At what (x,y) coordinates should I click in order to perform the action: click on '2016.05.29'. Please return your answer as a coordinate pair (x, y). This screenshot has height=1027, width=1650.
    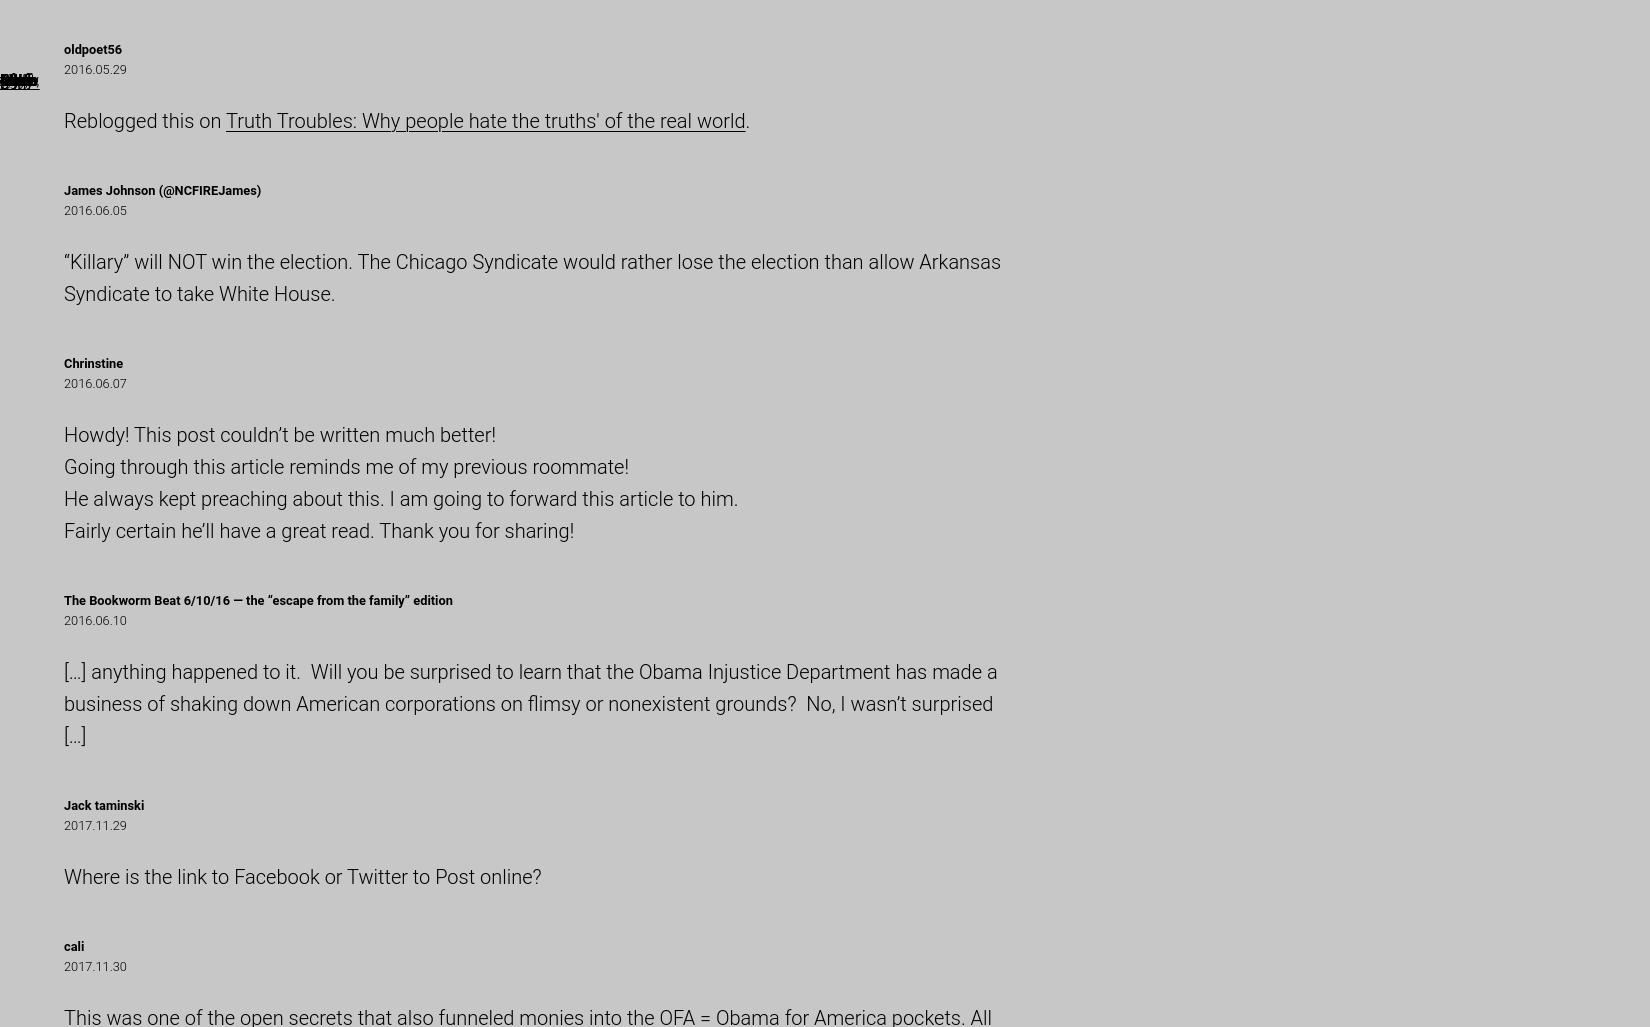
    Looking at the image, I should click on (64, 68).